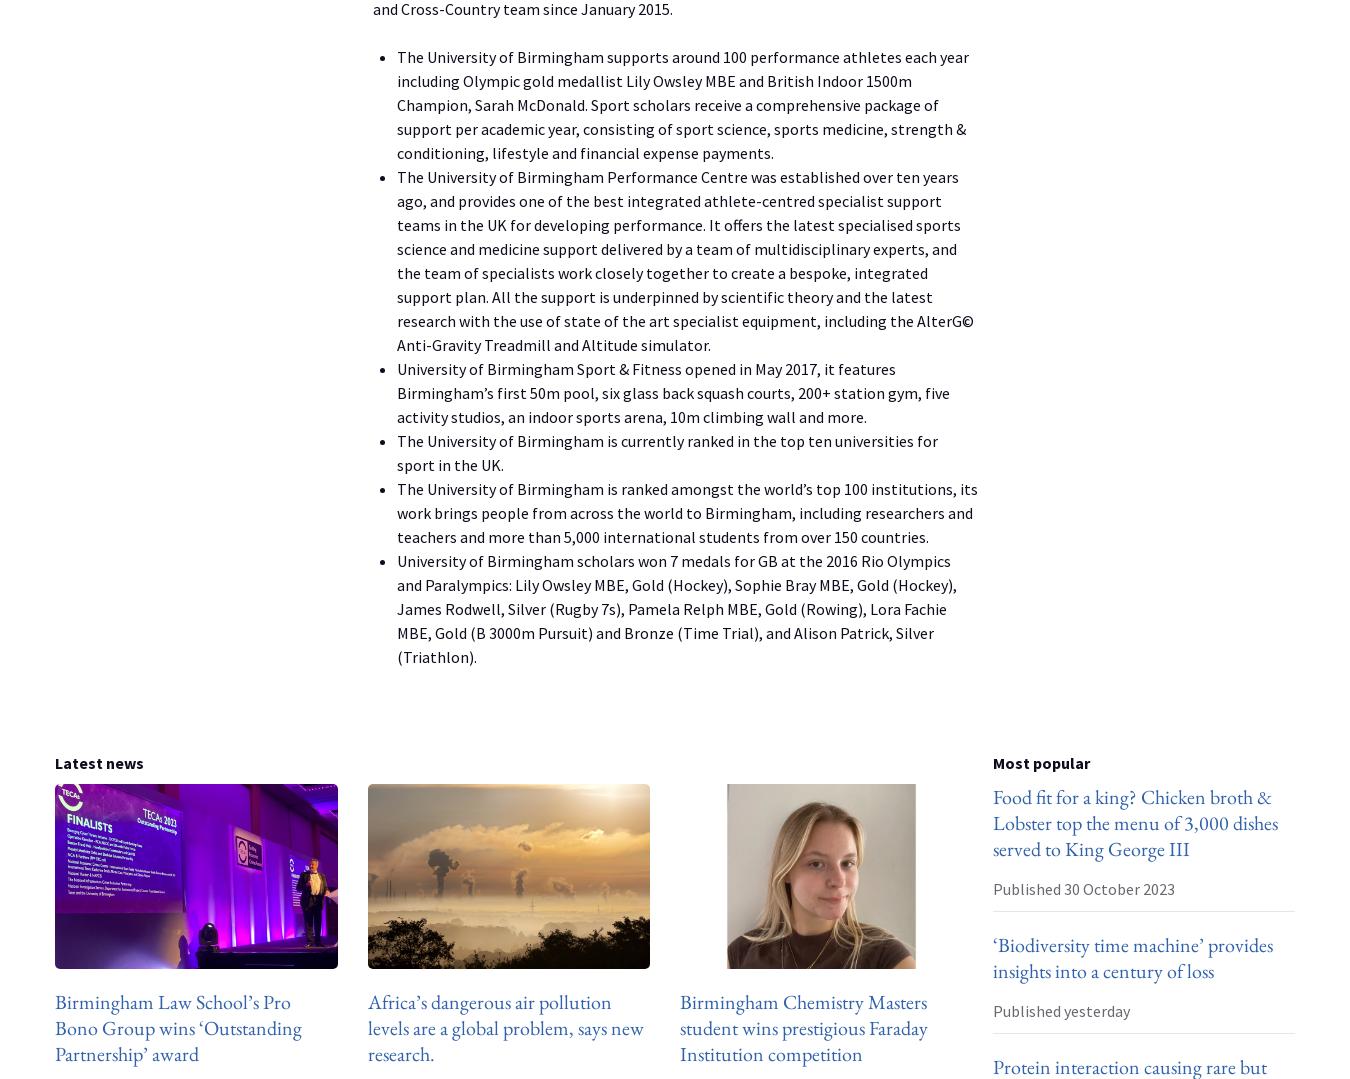 The image size is (1350, 1079). What do you see at coordinates (683, 261) in the screenshot?
I see `'The University of Birmingham Performance Centre was established over ten years ago, and provides one of the best integrated athlete-centred specialist support teams in the UK for developing performance. It offers the latest specialised sports science and medicine support delivered by a team of multidisciplinary experts, and the team of specialists work closely together to create a bespoke, integrated support plan. All the support is underpinned by scientific theory and the latest research with the use of state of the art specialist equipment, including the AlterG© Anti-Gravity Treadmill and Altitude simulator.'` at bounding box center [683, 261].